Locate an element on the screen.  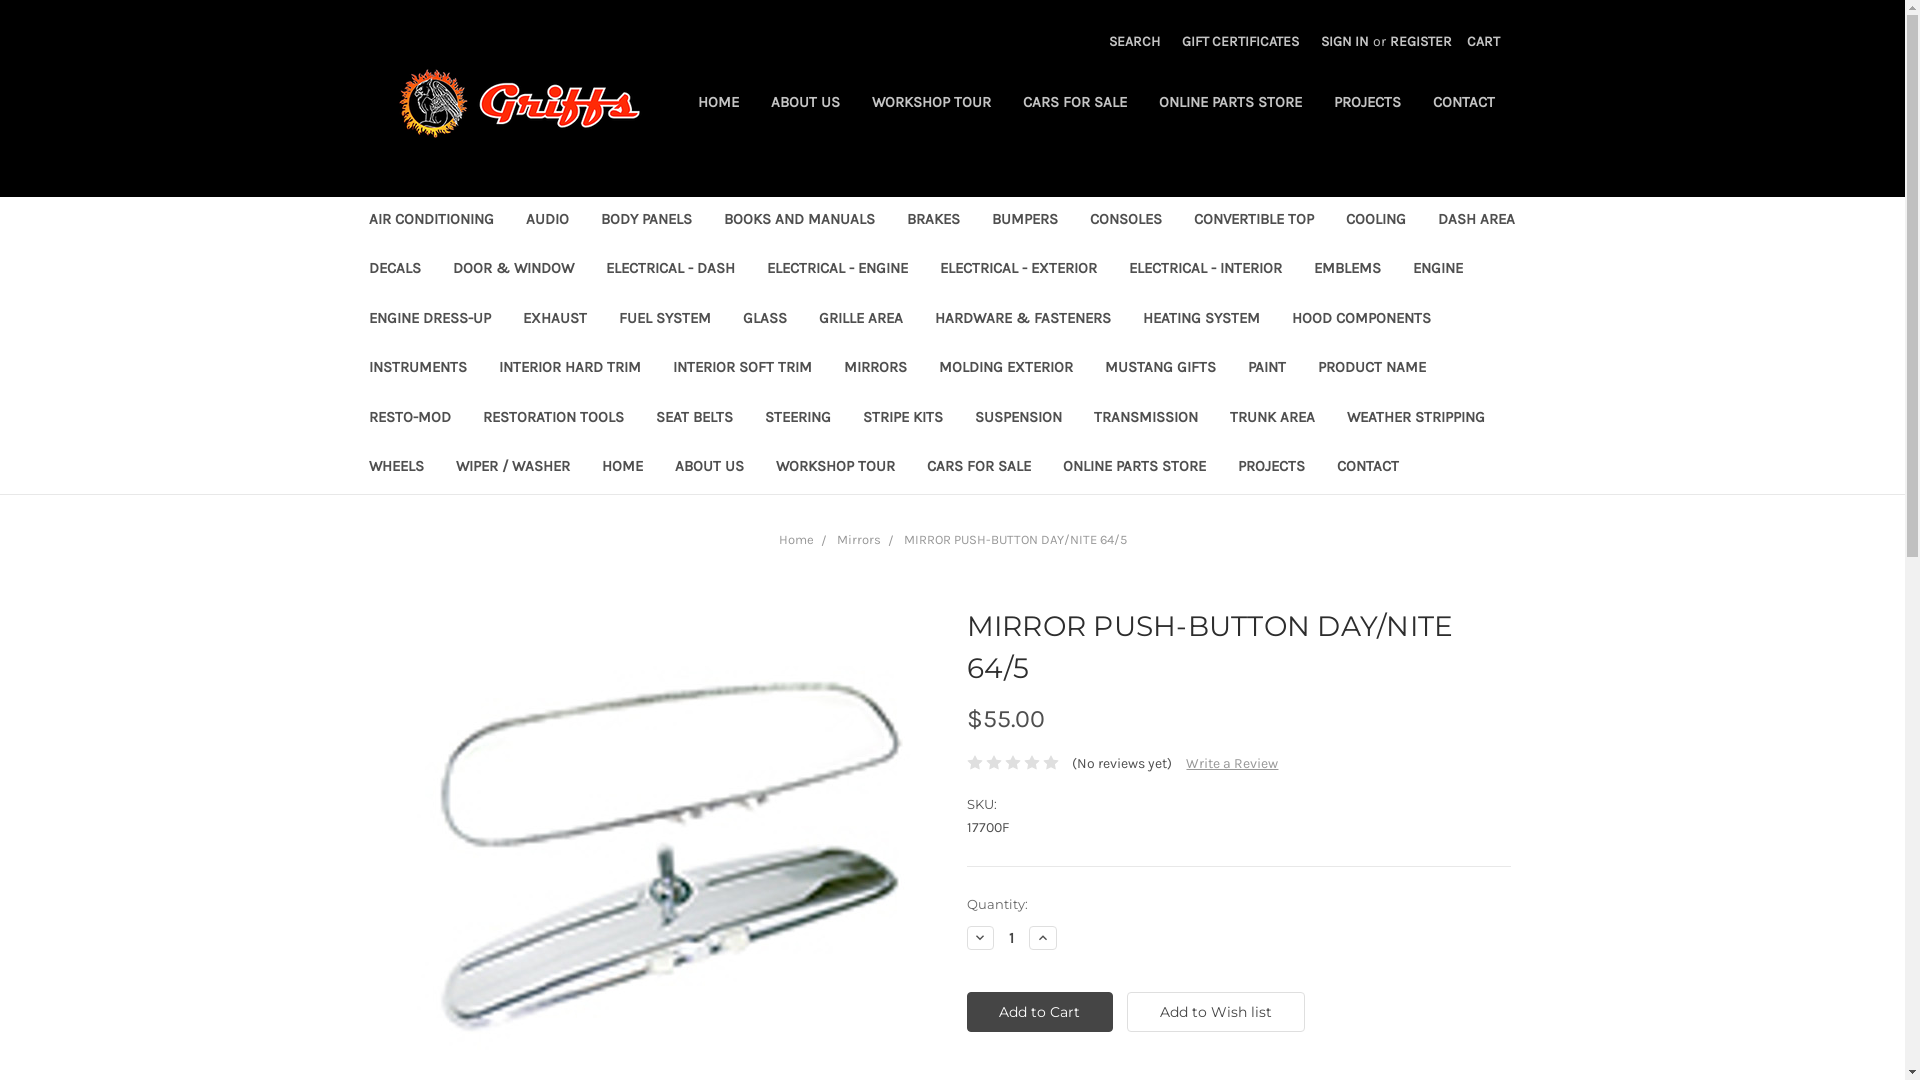
'SIGN IN' is located at coordinates (1310, 41).